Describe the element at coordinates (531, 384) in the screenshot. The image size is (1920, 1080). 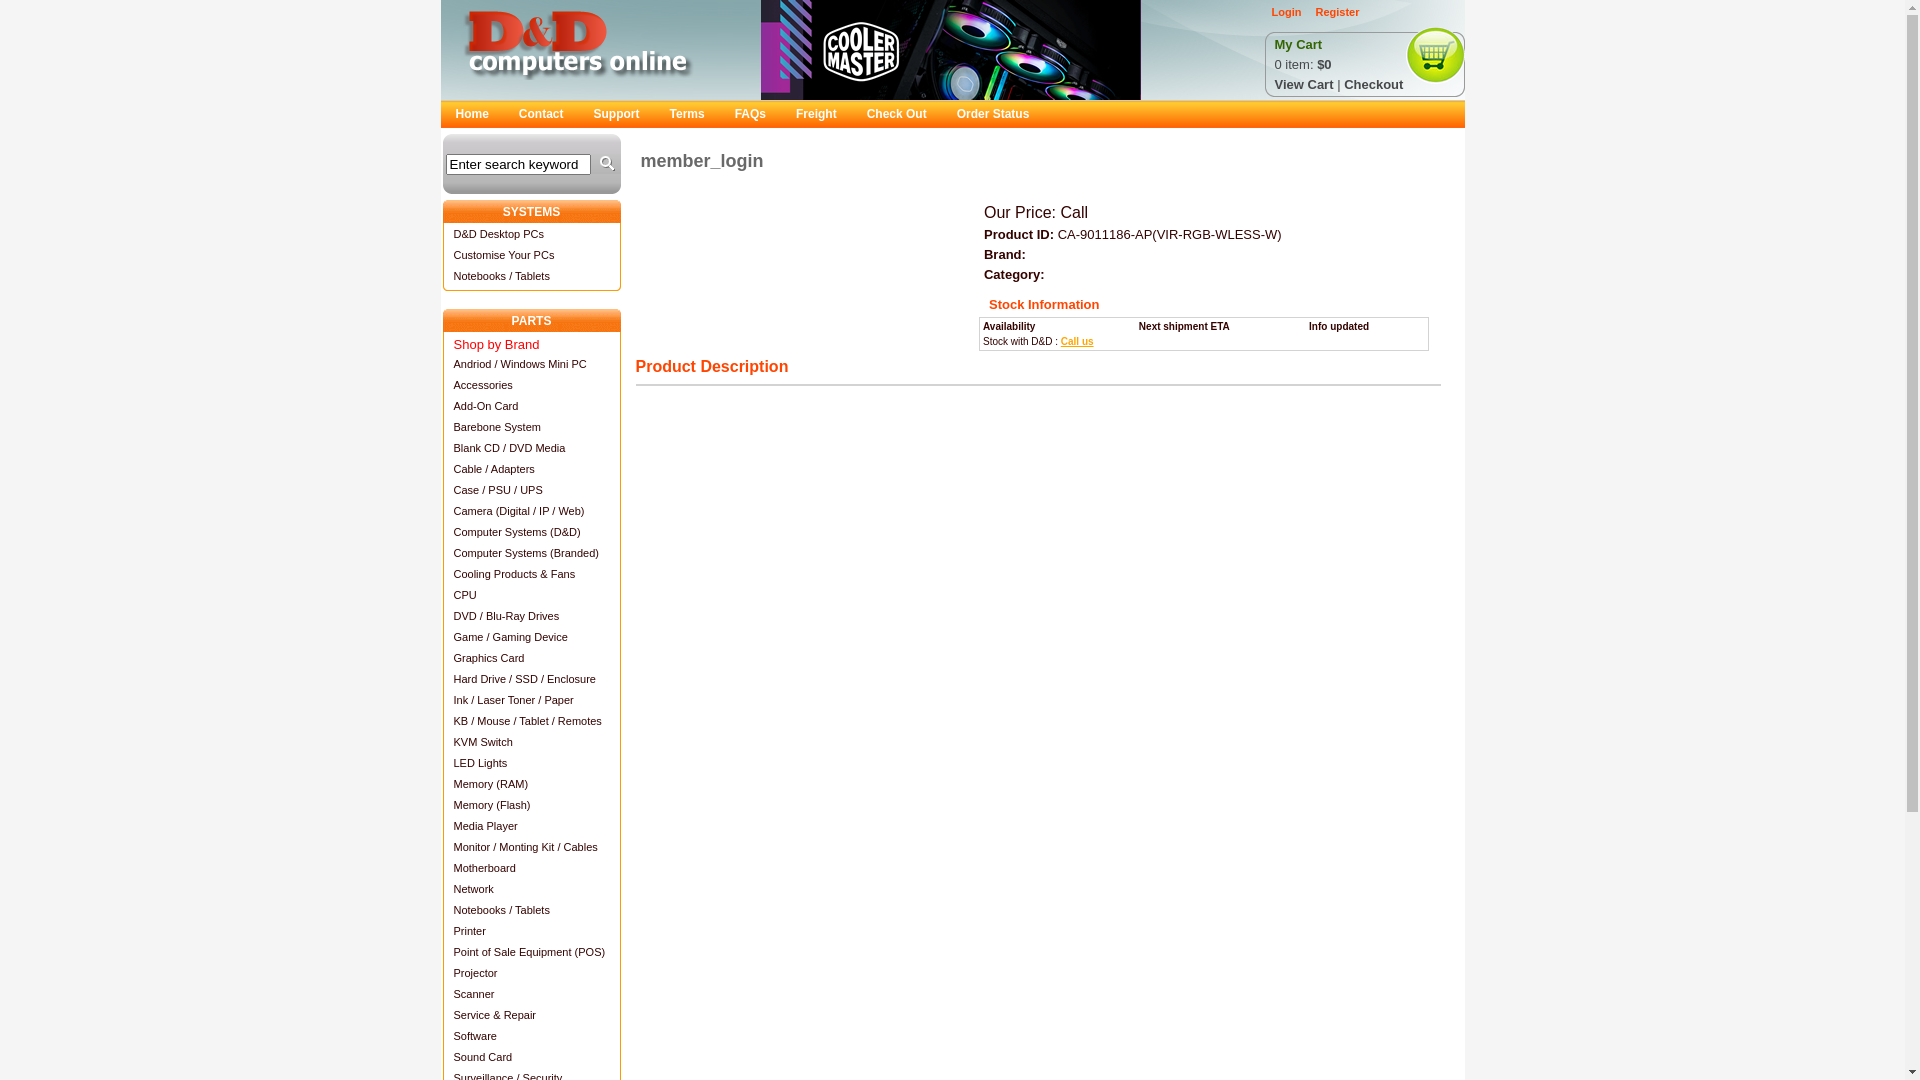
I see `'Accessories'` at that location.